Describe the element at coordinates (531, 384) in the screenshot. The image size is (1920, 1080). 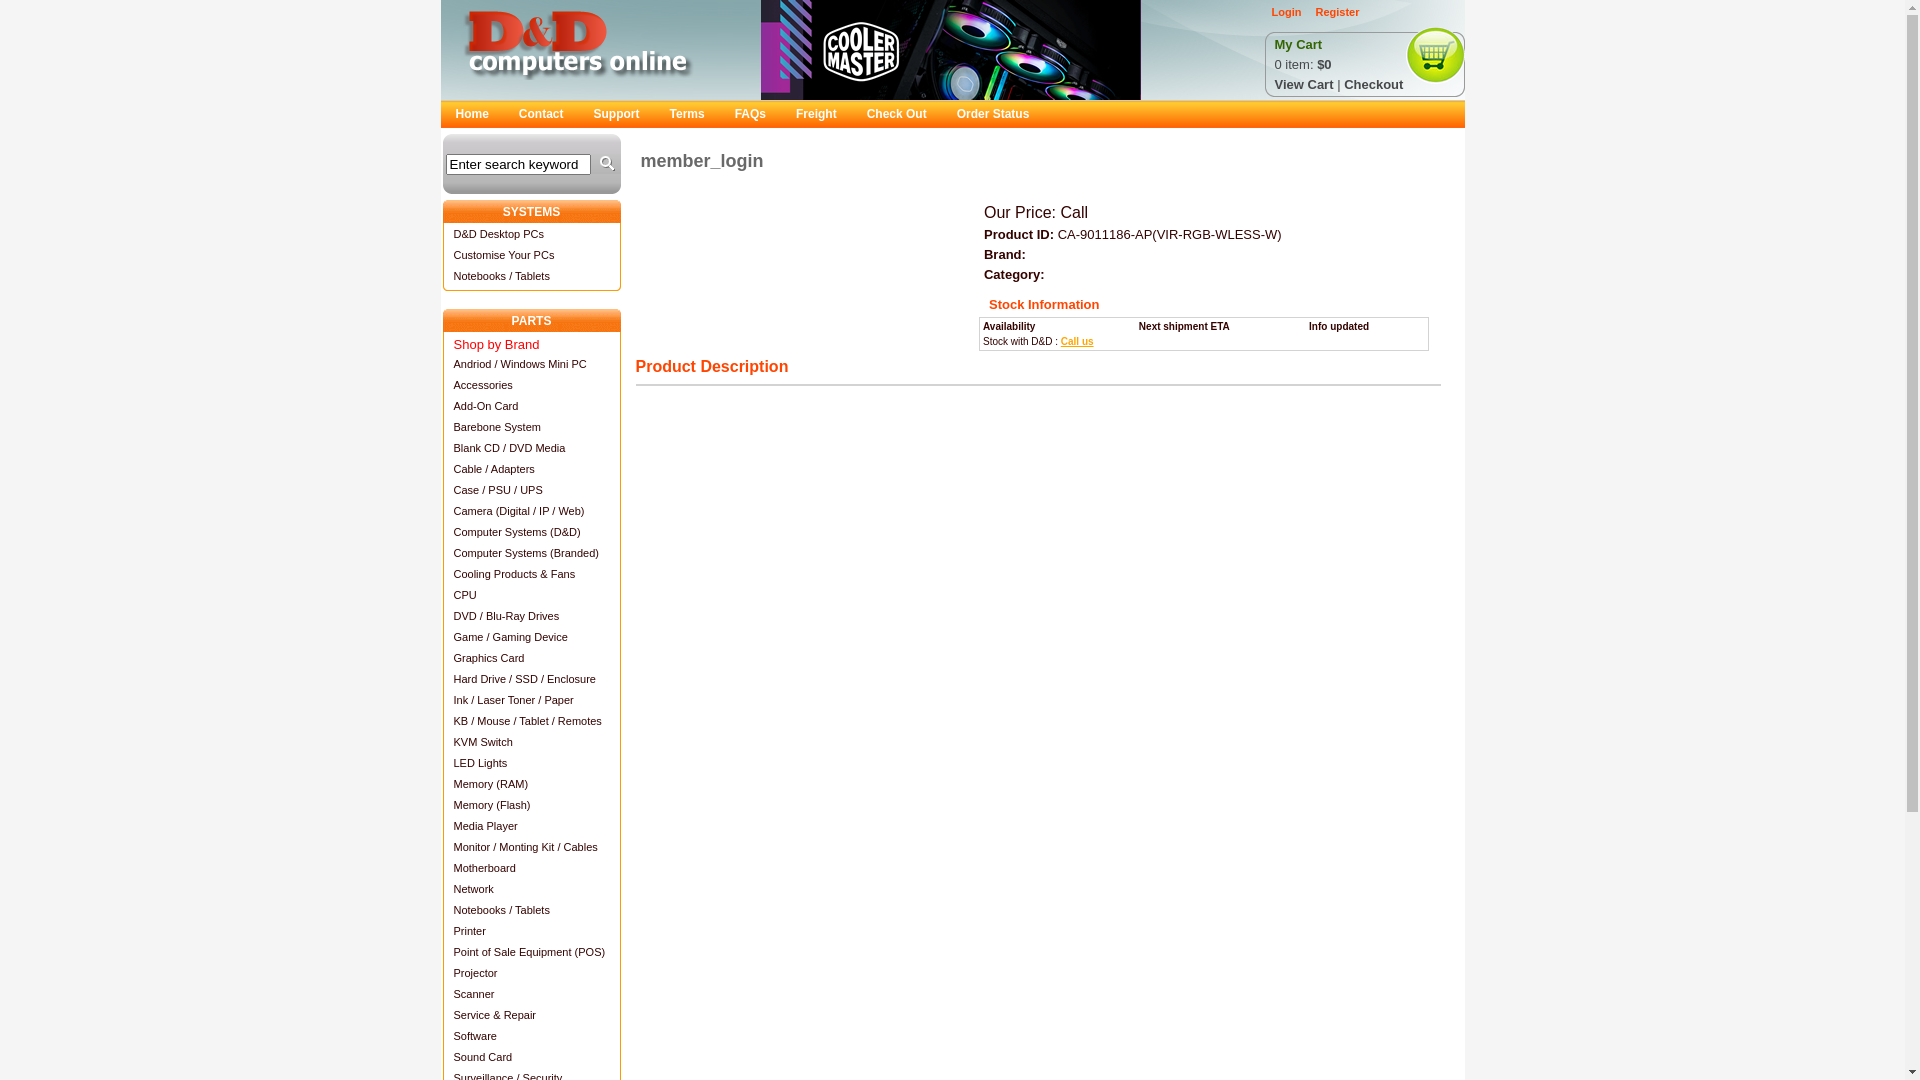
I see `'Accessories'` at that location.